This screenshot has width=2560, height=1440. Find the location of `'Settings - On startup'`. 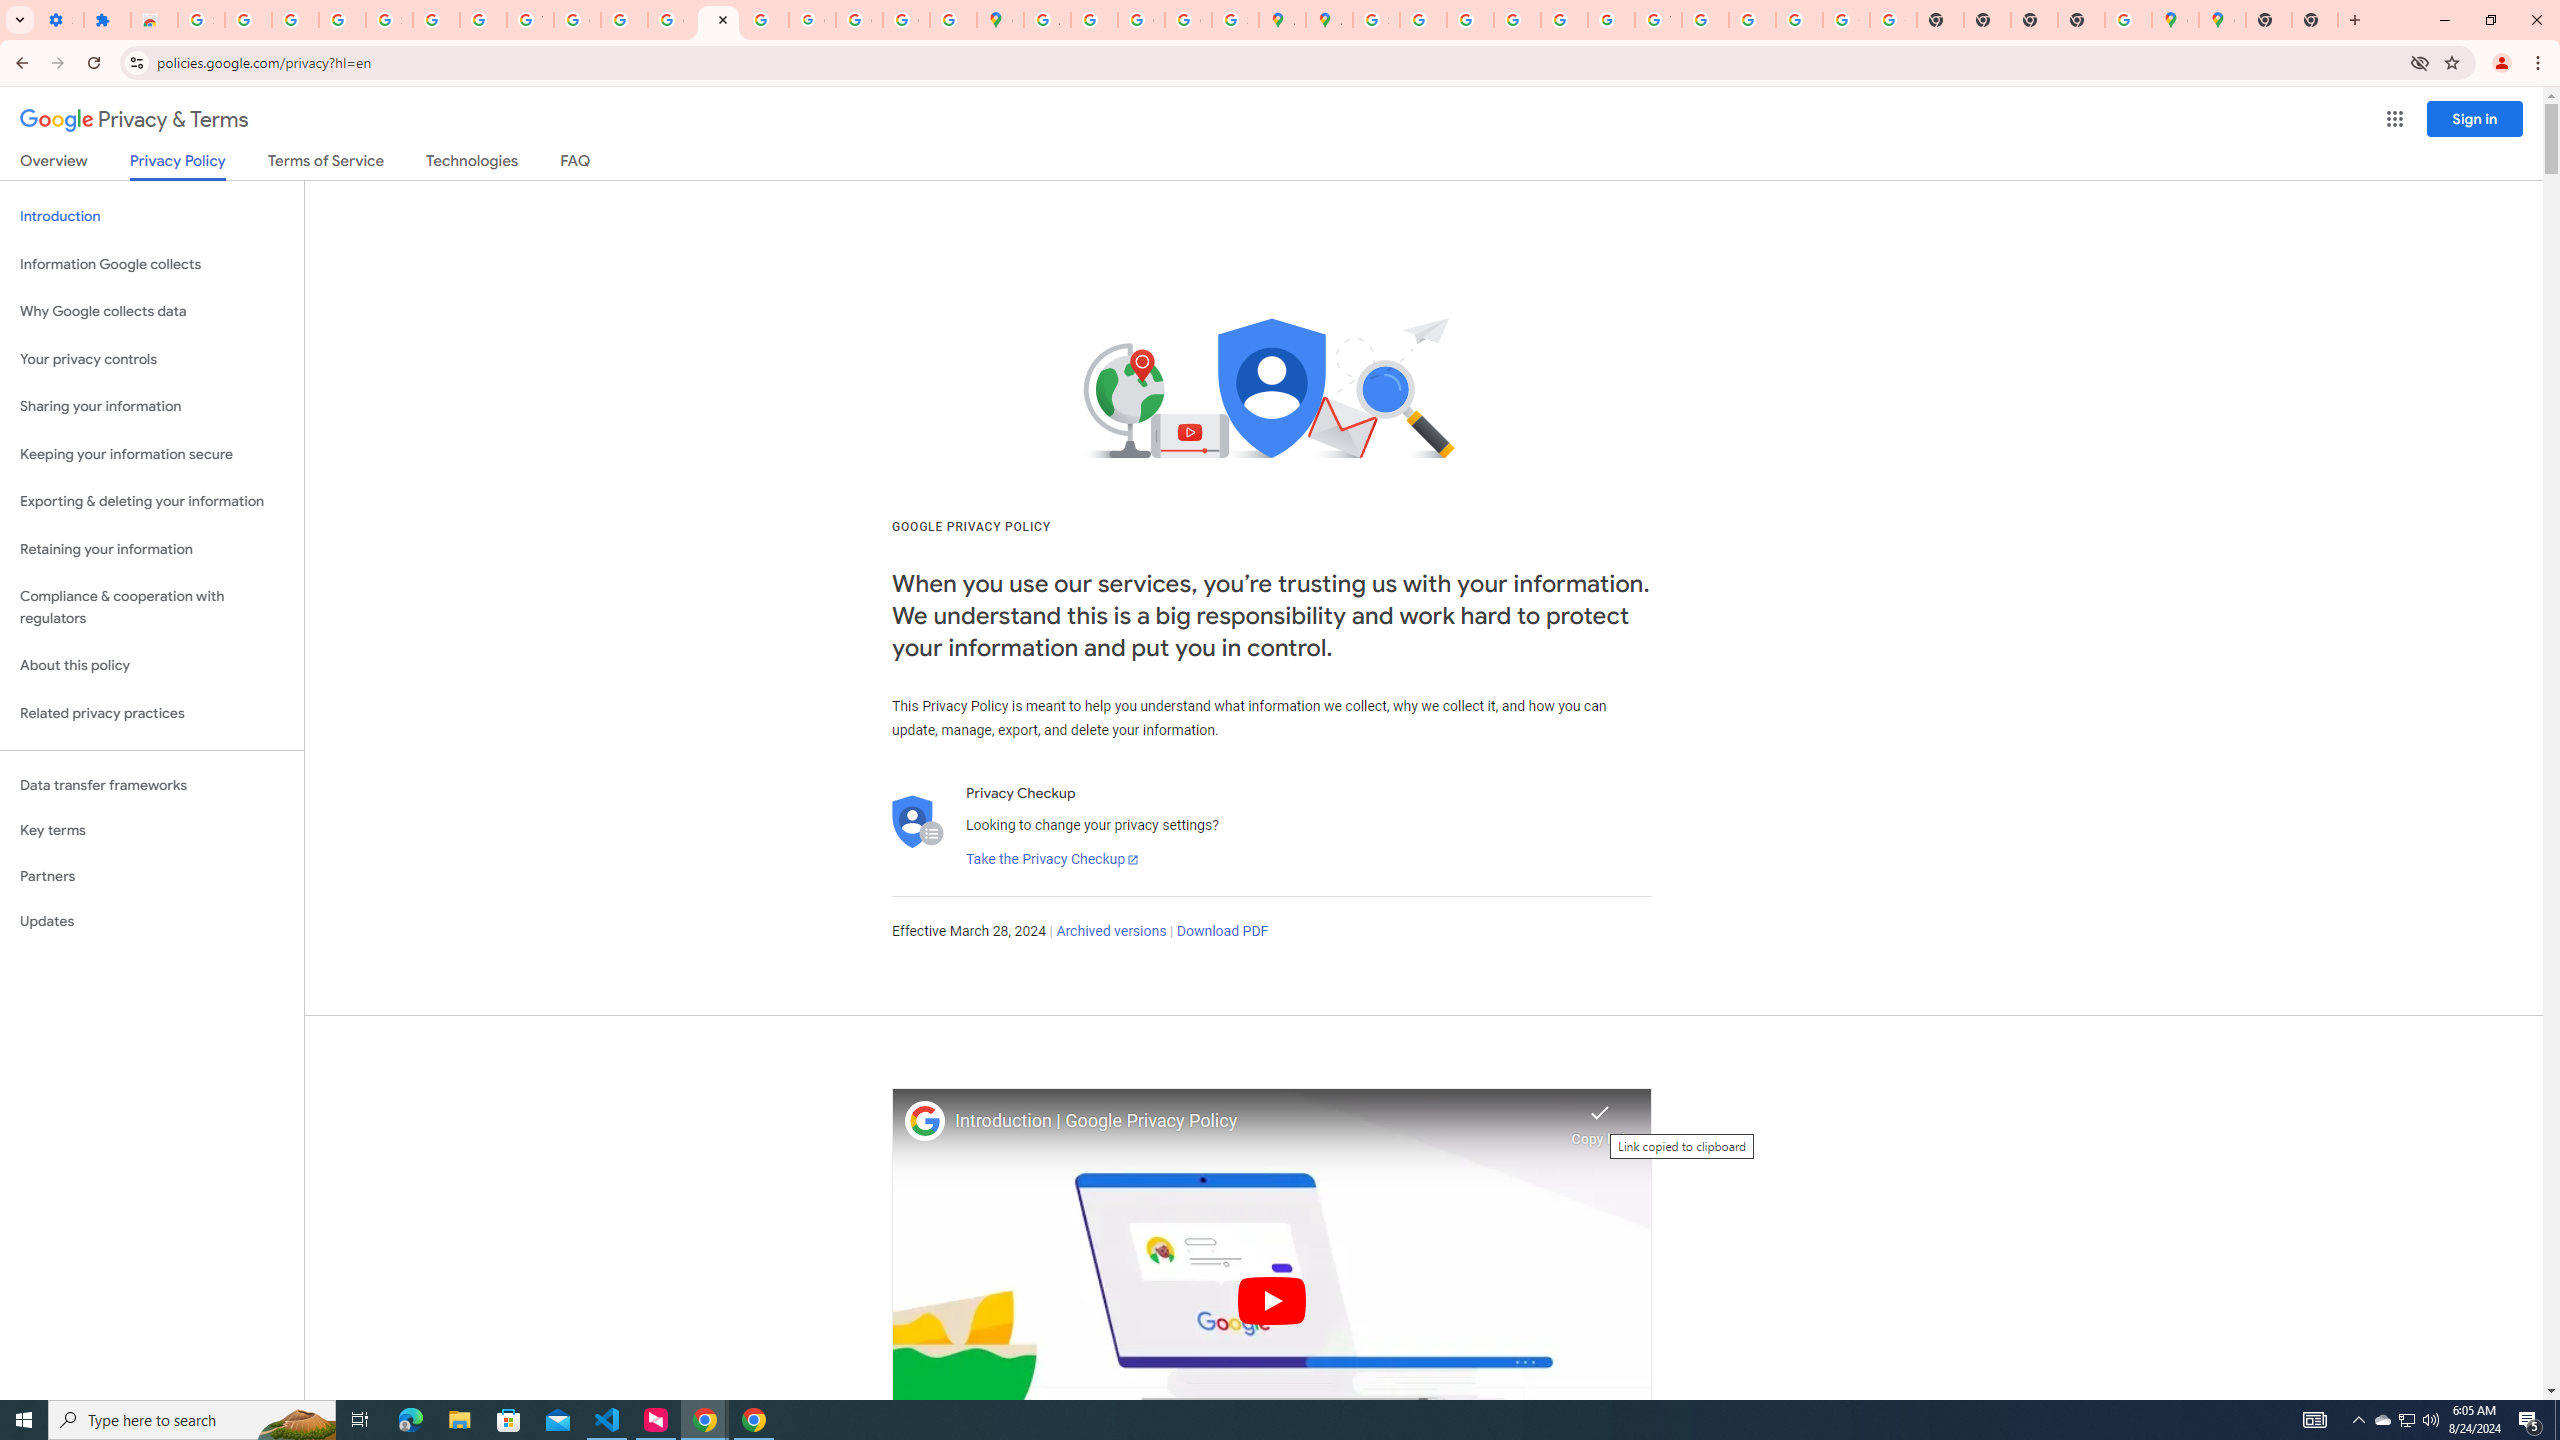

'Settings - On startup' is located at coordinates (60, 19).